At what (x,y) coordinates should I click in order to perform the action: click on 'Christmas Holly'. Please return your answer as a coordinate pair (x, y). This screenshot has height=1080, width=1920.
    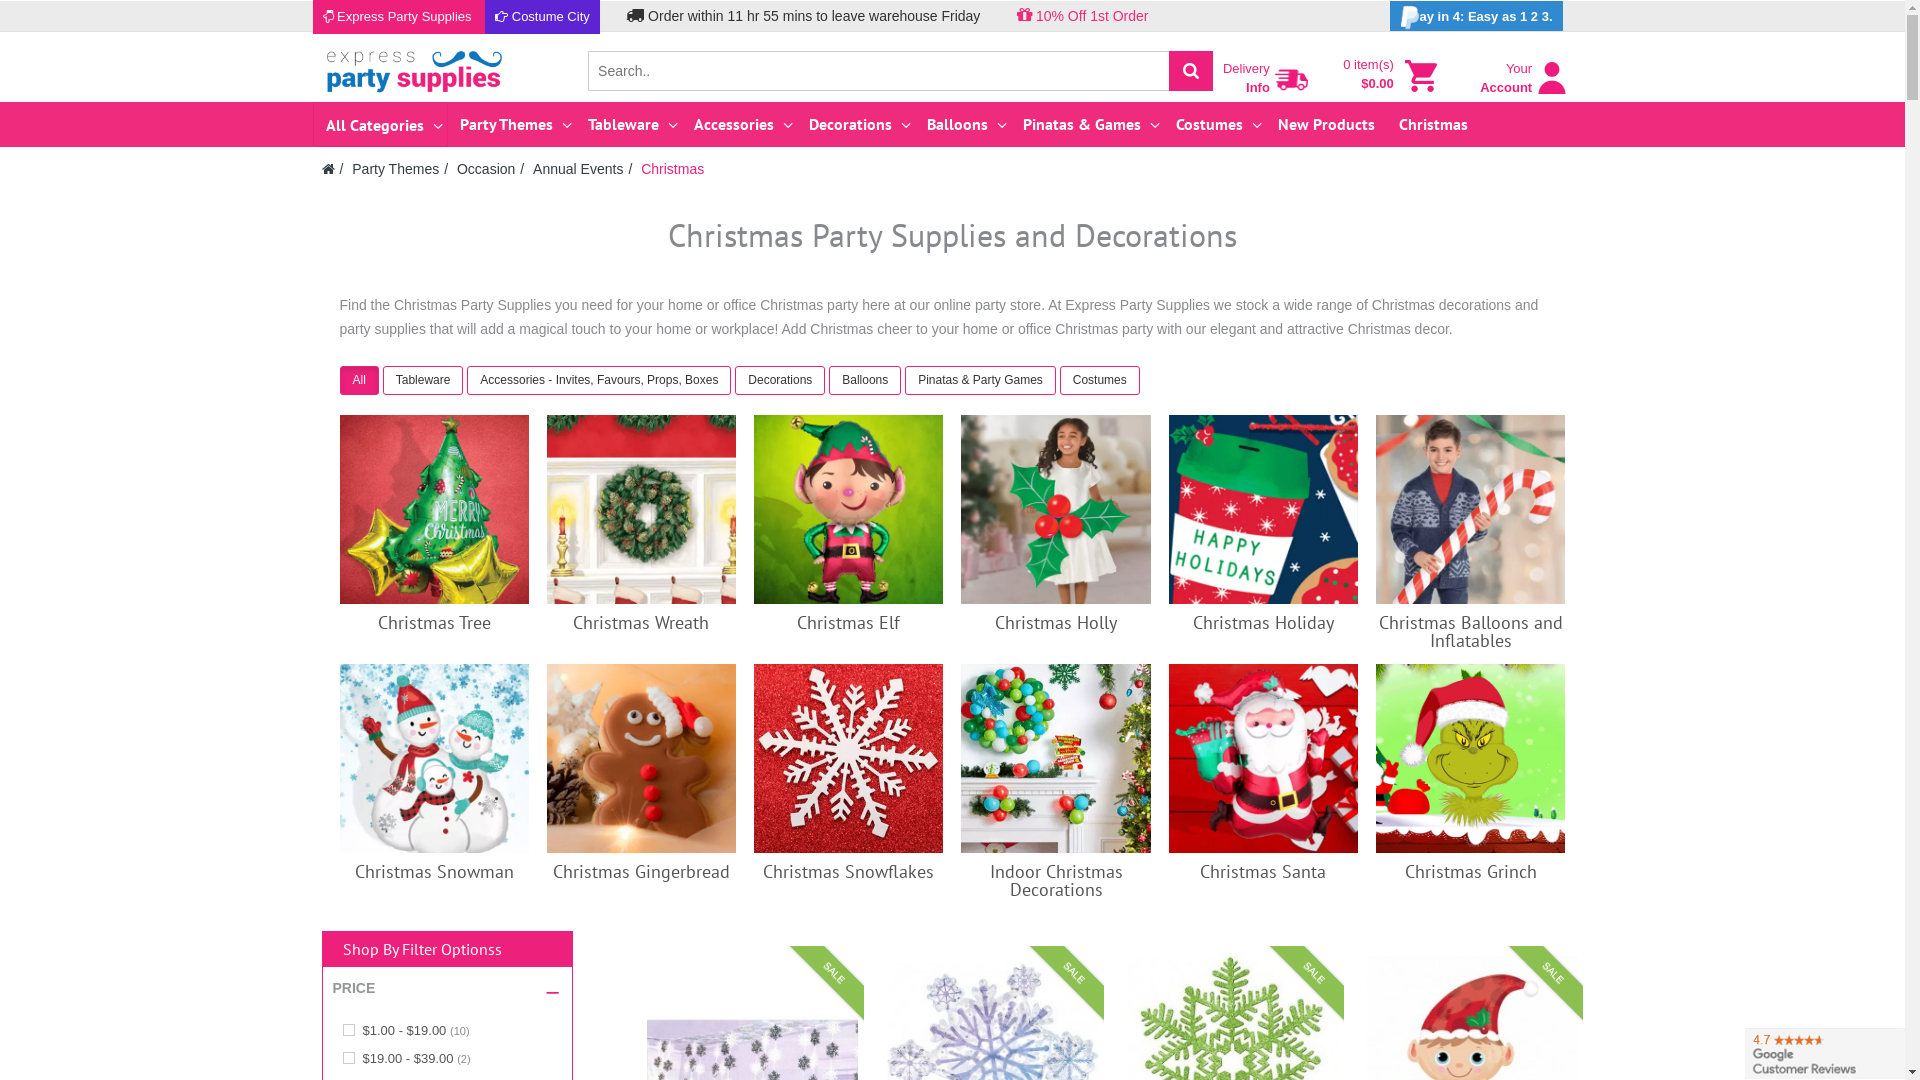
    Looking at the image, I should click on (1055, 621).